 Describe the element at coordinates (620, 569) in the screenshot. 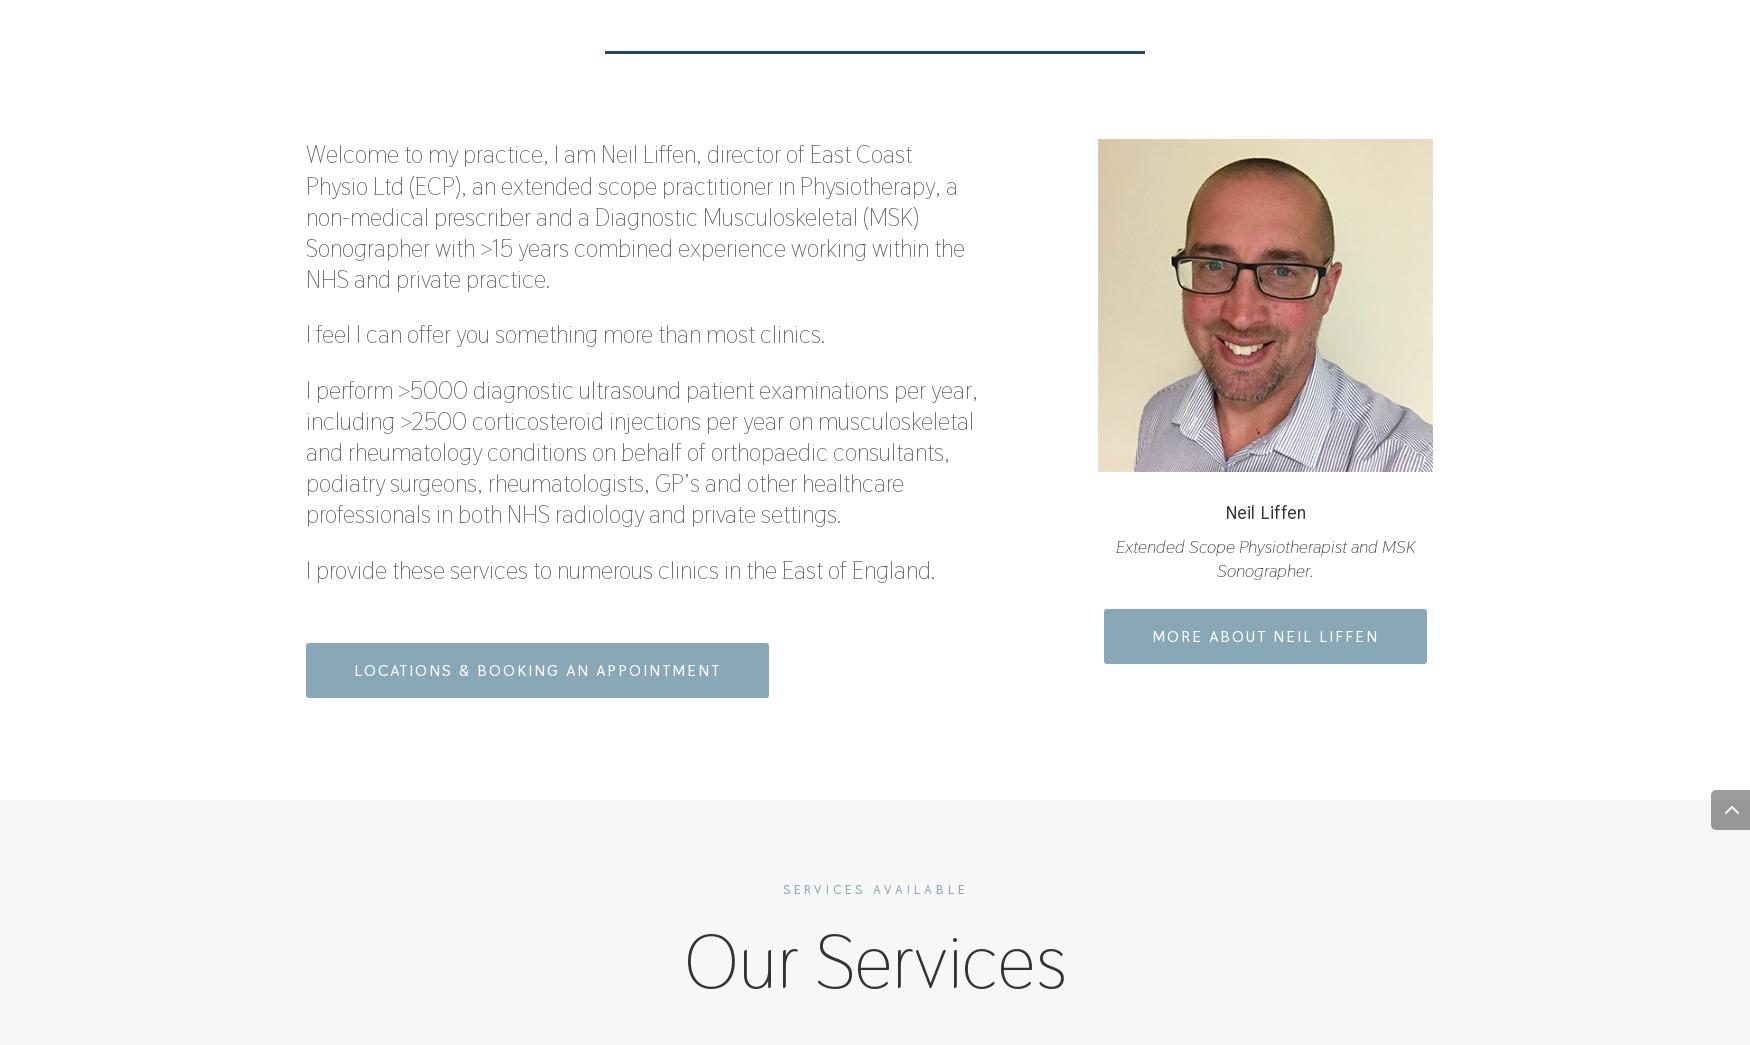

I see `'I provide these services to numerous clinics in the East of England.'` at that location.